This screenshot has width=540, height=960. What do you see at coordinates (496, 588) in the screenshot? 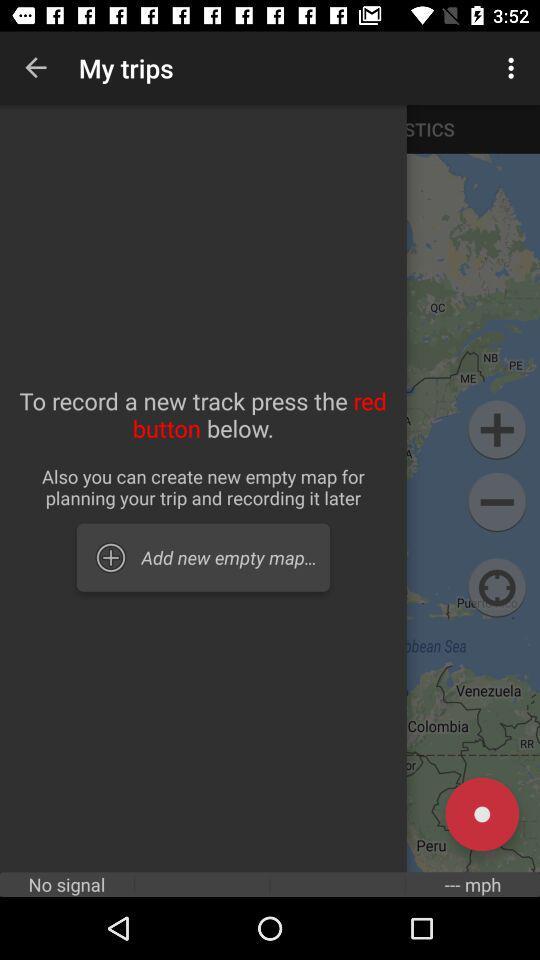
I see `the location_crosshair icon` at bounding box center [496, 588].